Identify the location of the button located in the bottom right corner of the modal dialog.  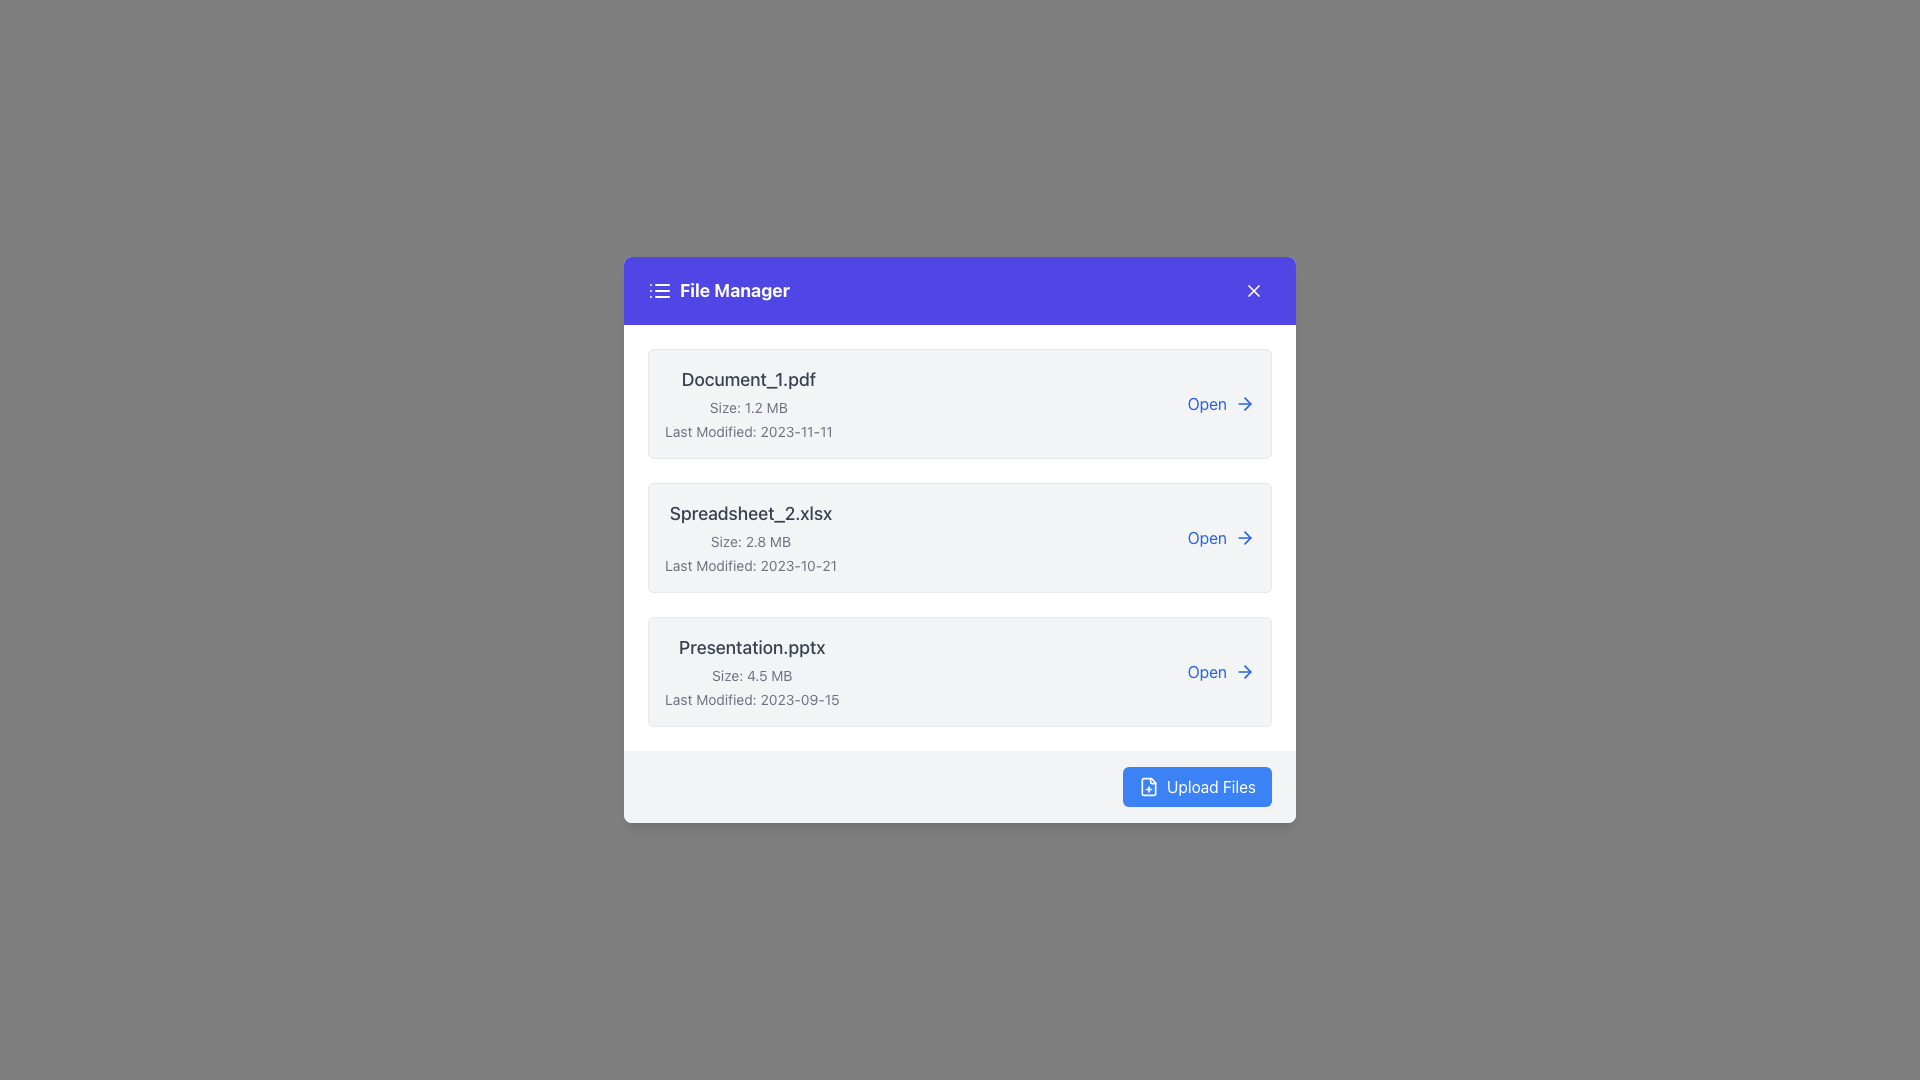
(1148, 785).